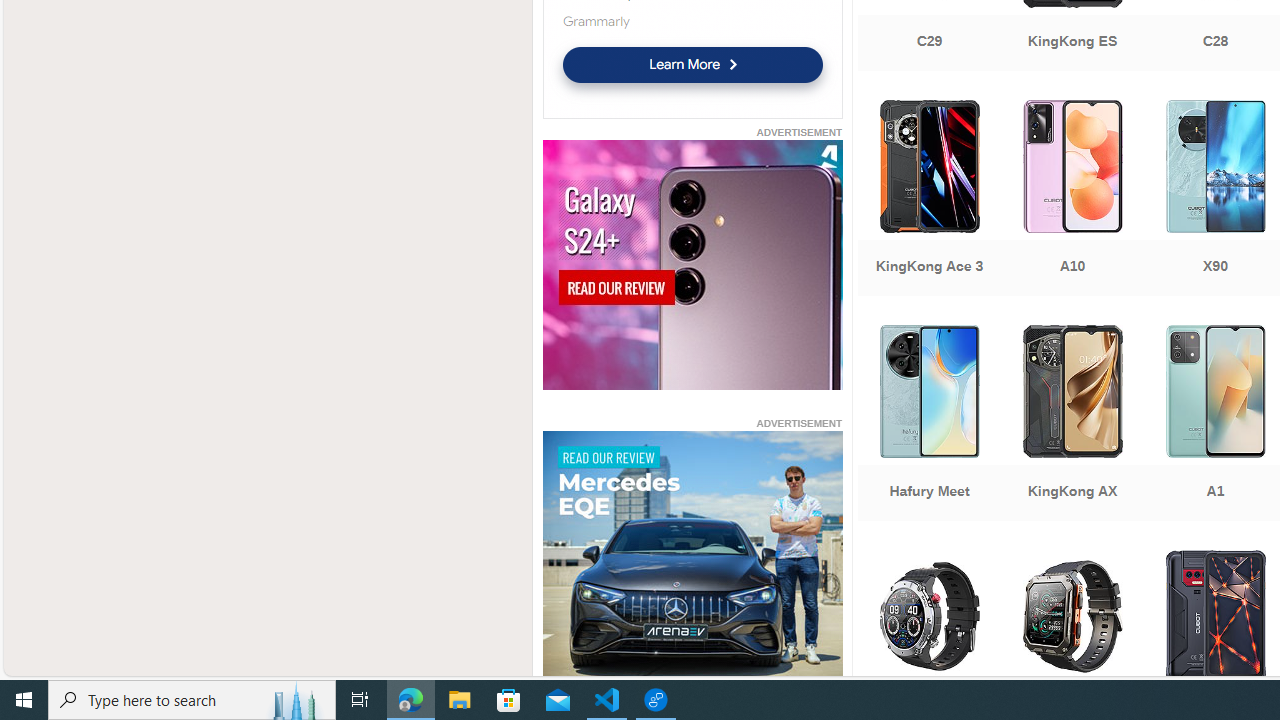 This screenshot has width=1280, height=720. What do you see at coordinates (928, 200) in the screenshot?
I see `'KingKong Ace 3'` at bounding box center [928, 200].